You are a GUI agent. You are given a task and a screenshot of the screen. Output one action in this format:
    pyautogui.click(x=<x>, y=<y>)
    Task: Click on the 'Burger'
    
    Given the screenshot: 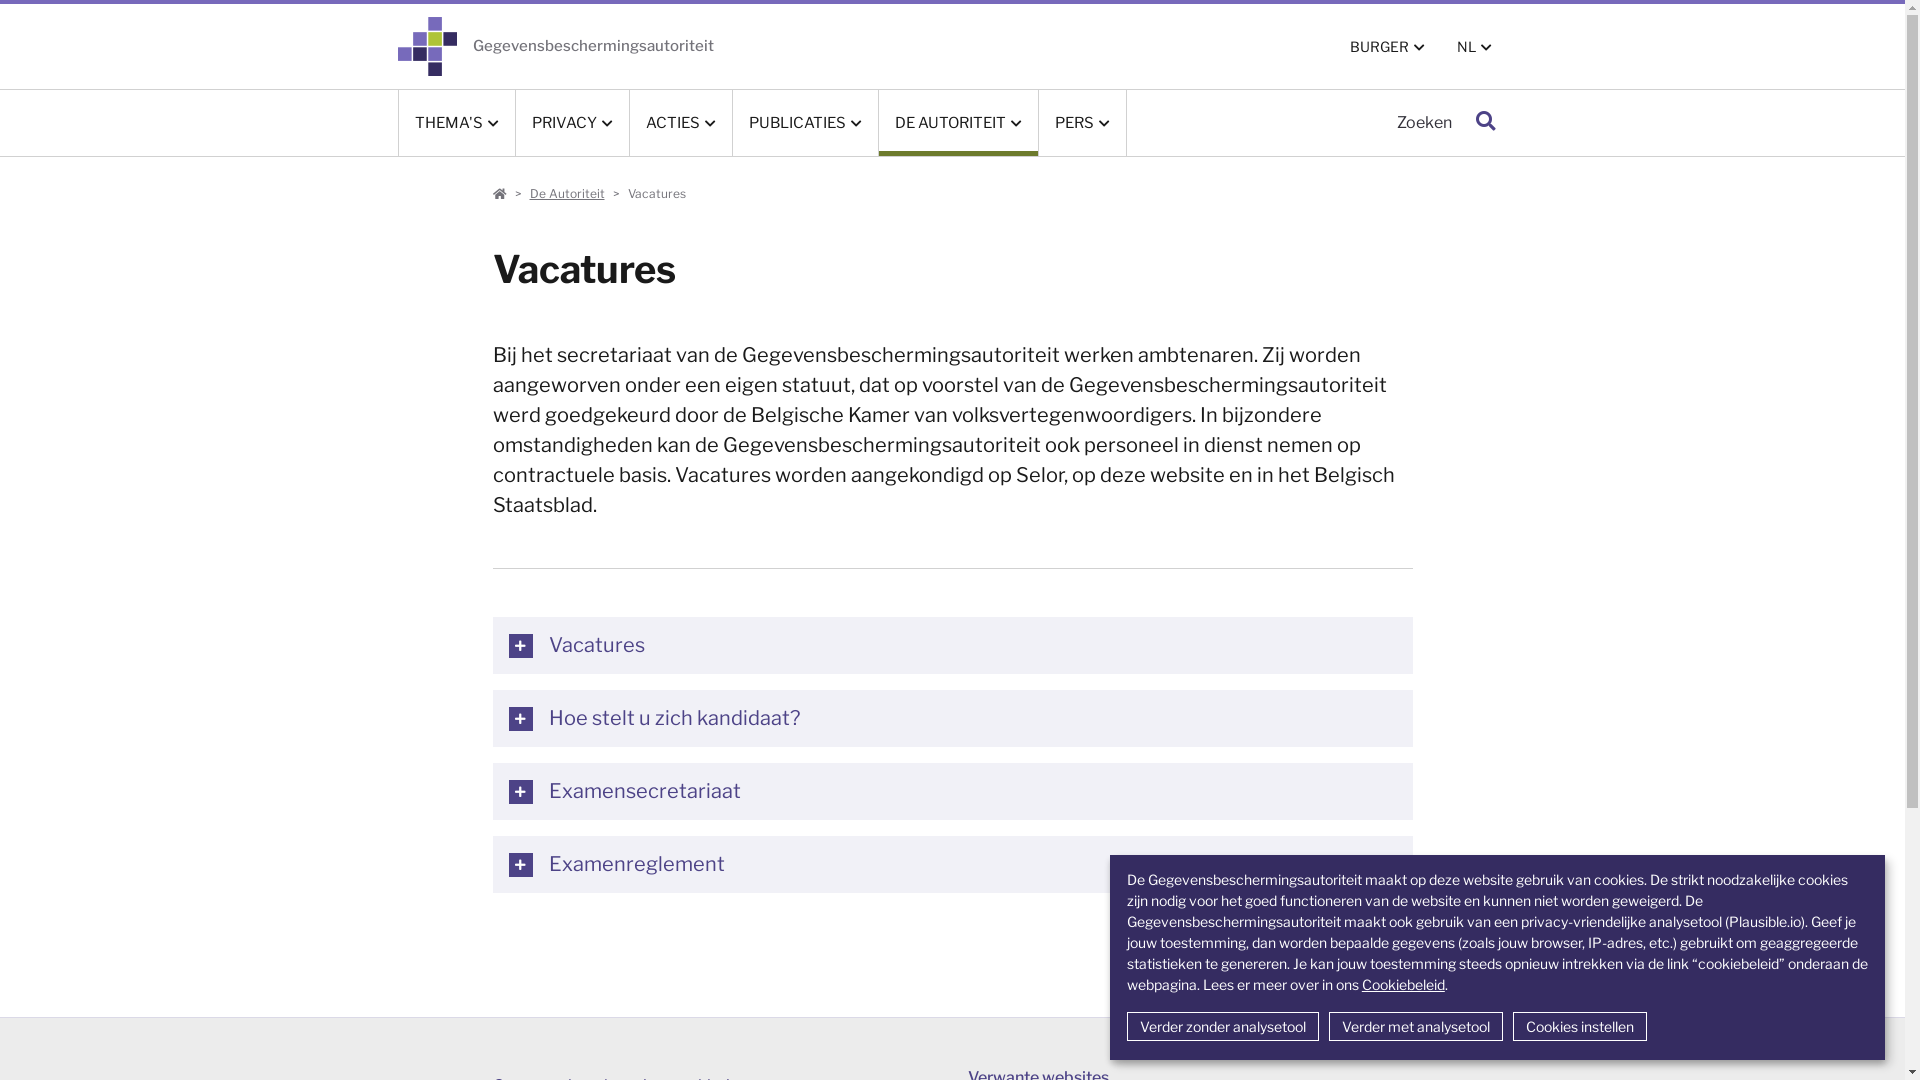 What is the action you would take?
    pyautogui.click(x=499, y=193)
    